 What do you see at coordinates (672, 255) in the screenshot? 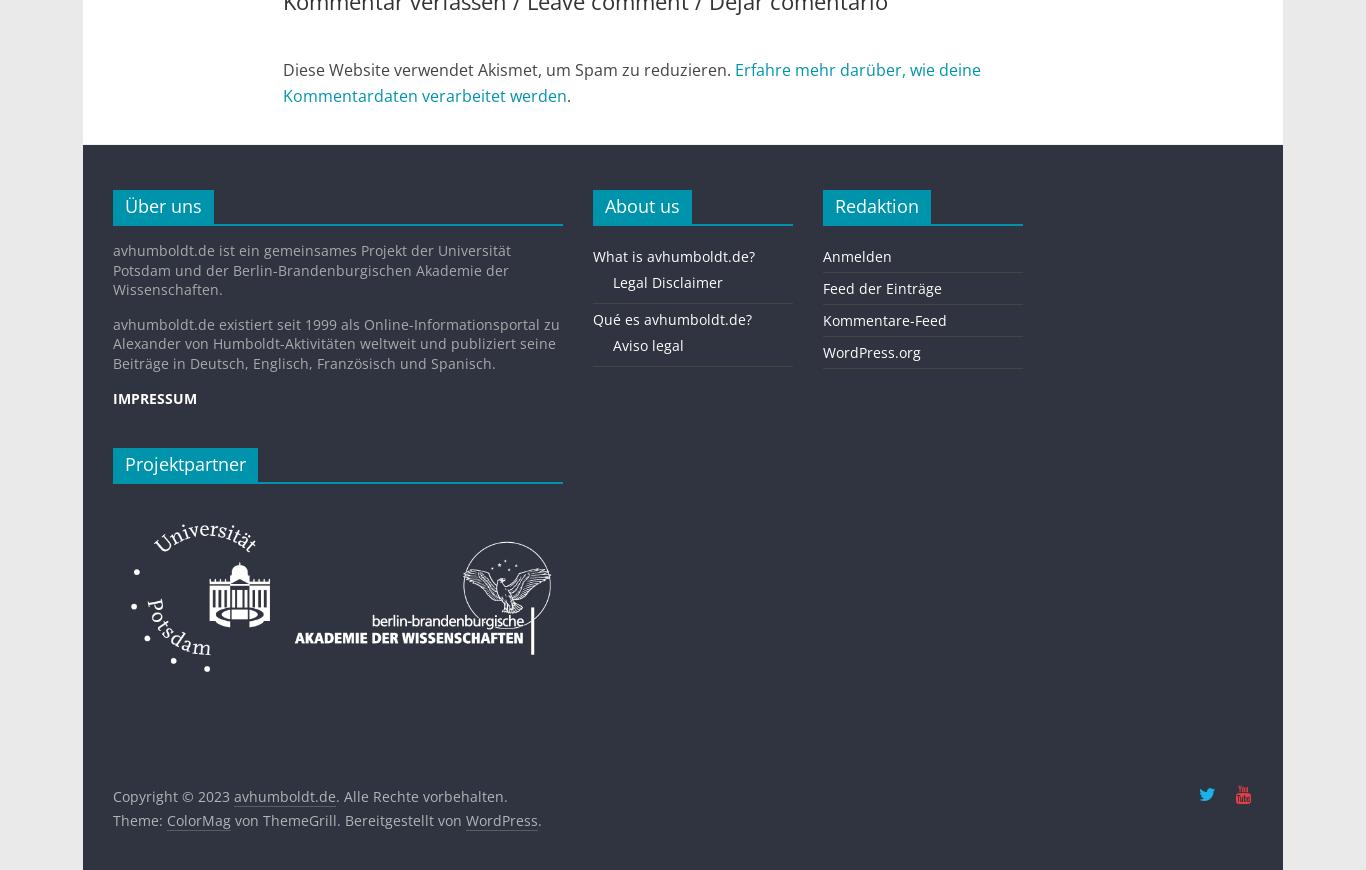
I see `'What is avhumboldt.de?'` at bounding box center [672, 255].